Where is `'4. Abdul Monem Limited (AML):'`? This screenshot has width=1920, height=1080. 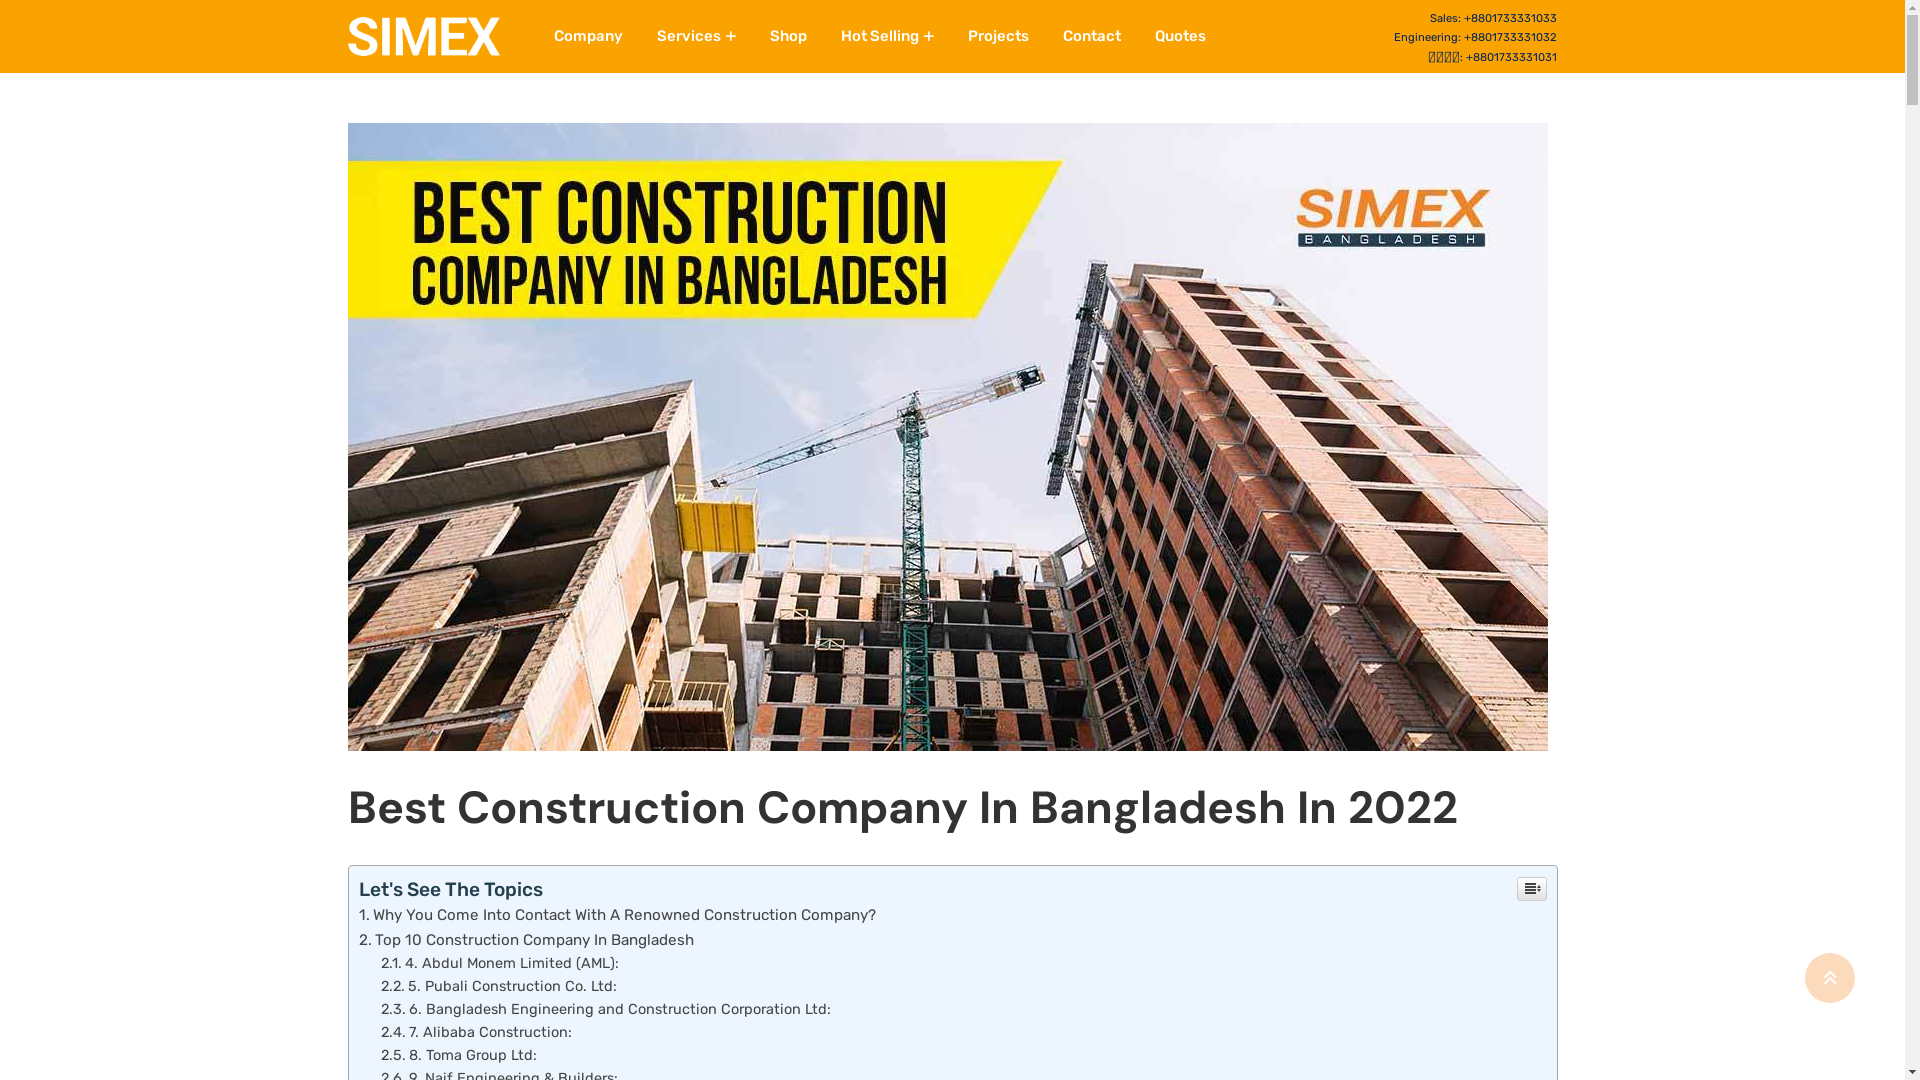
'4. Abdul Monem Limited (AML):' is located at coordinates (380, 962).